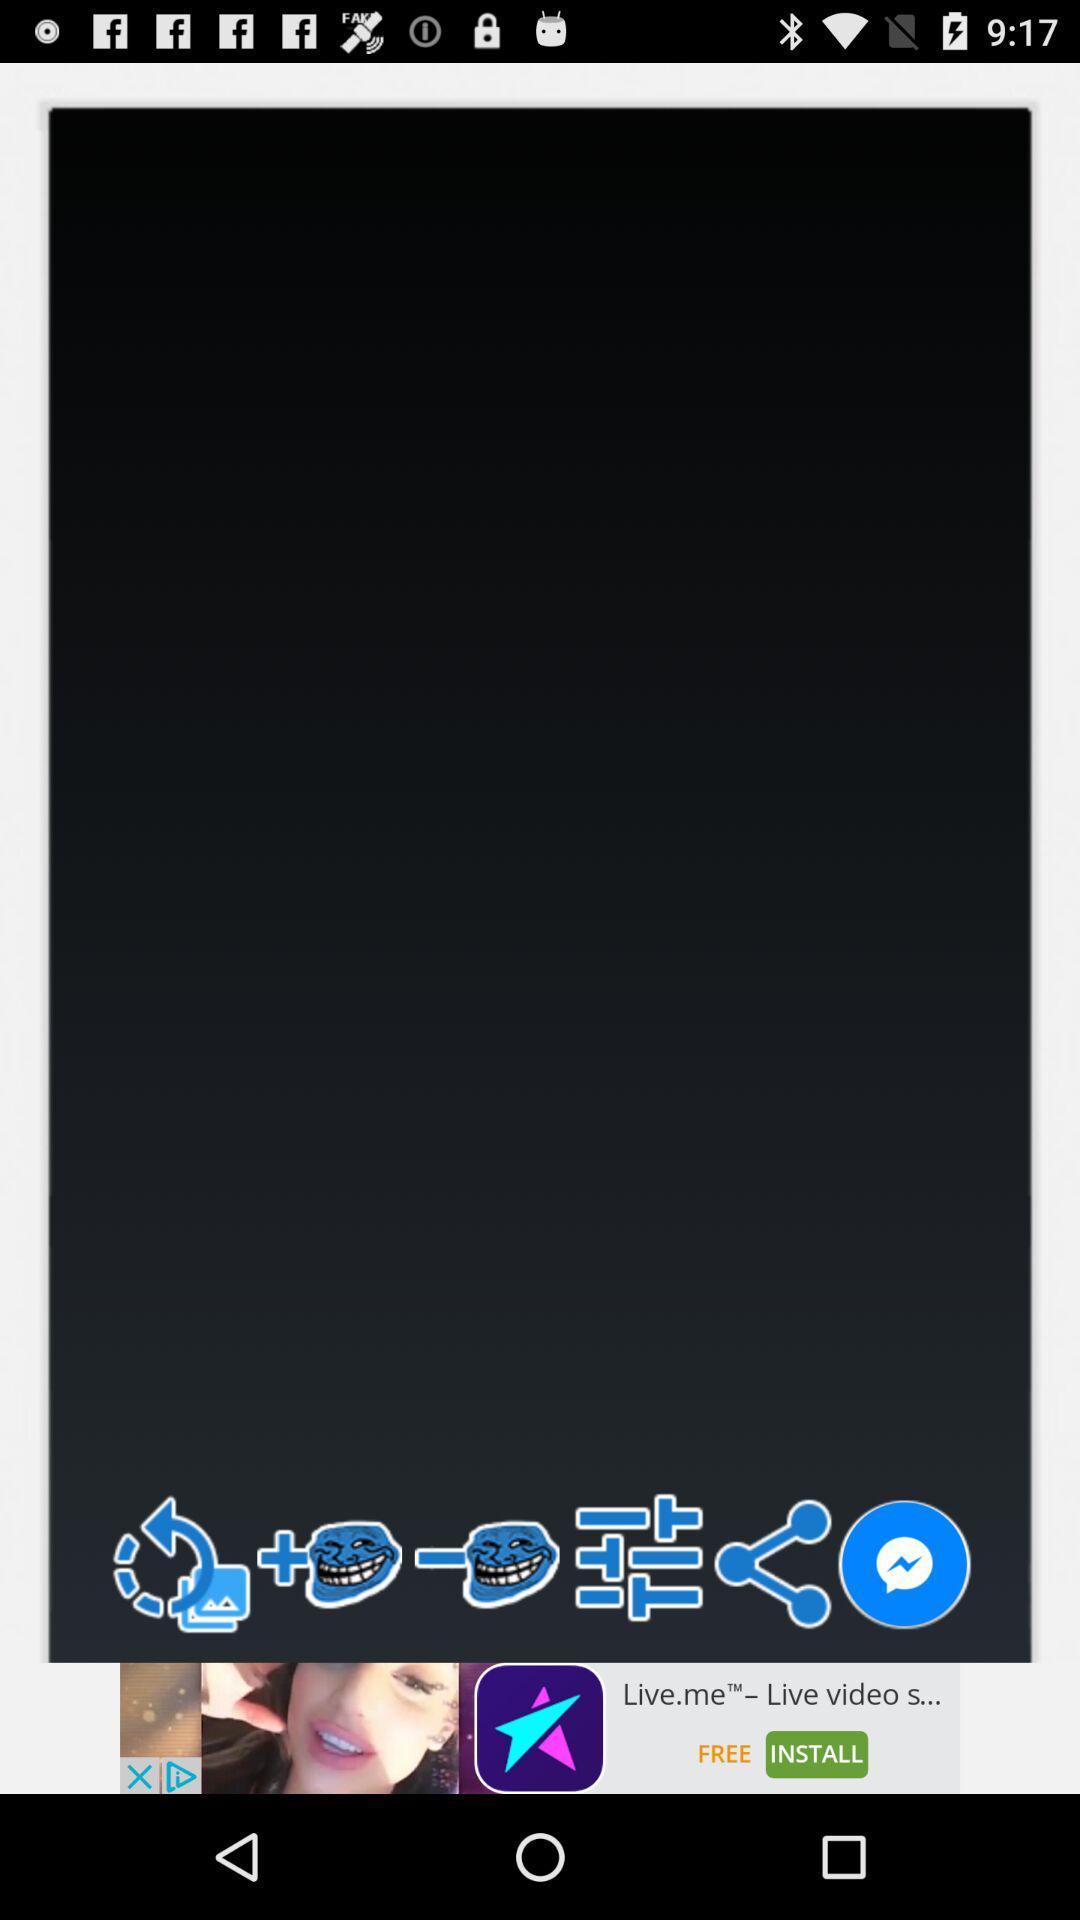  What do you see at coordinates (639, 1556) in the screenshot?
I see `menu` at bounding box center [639, 1556].